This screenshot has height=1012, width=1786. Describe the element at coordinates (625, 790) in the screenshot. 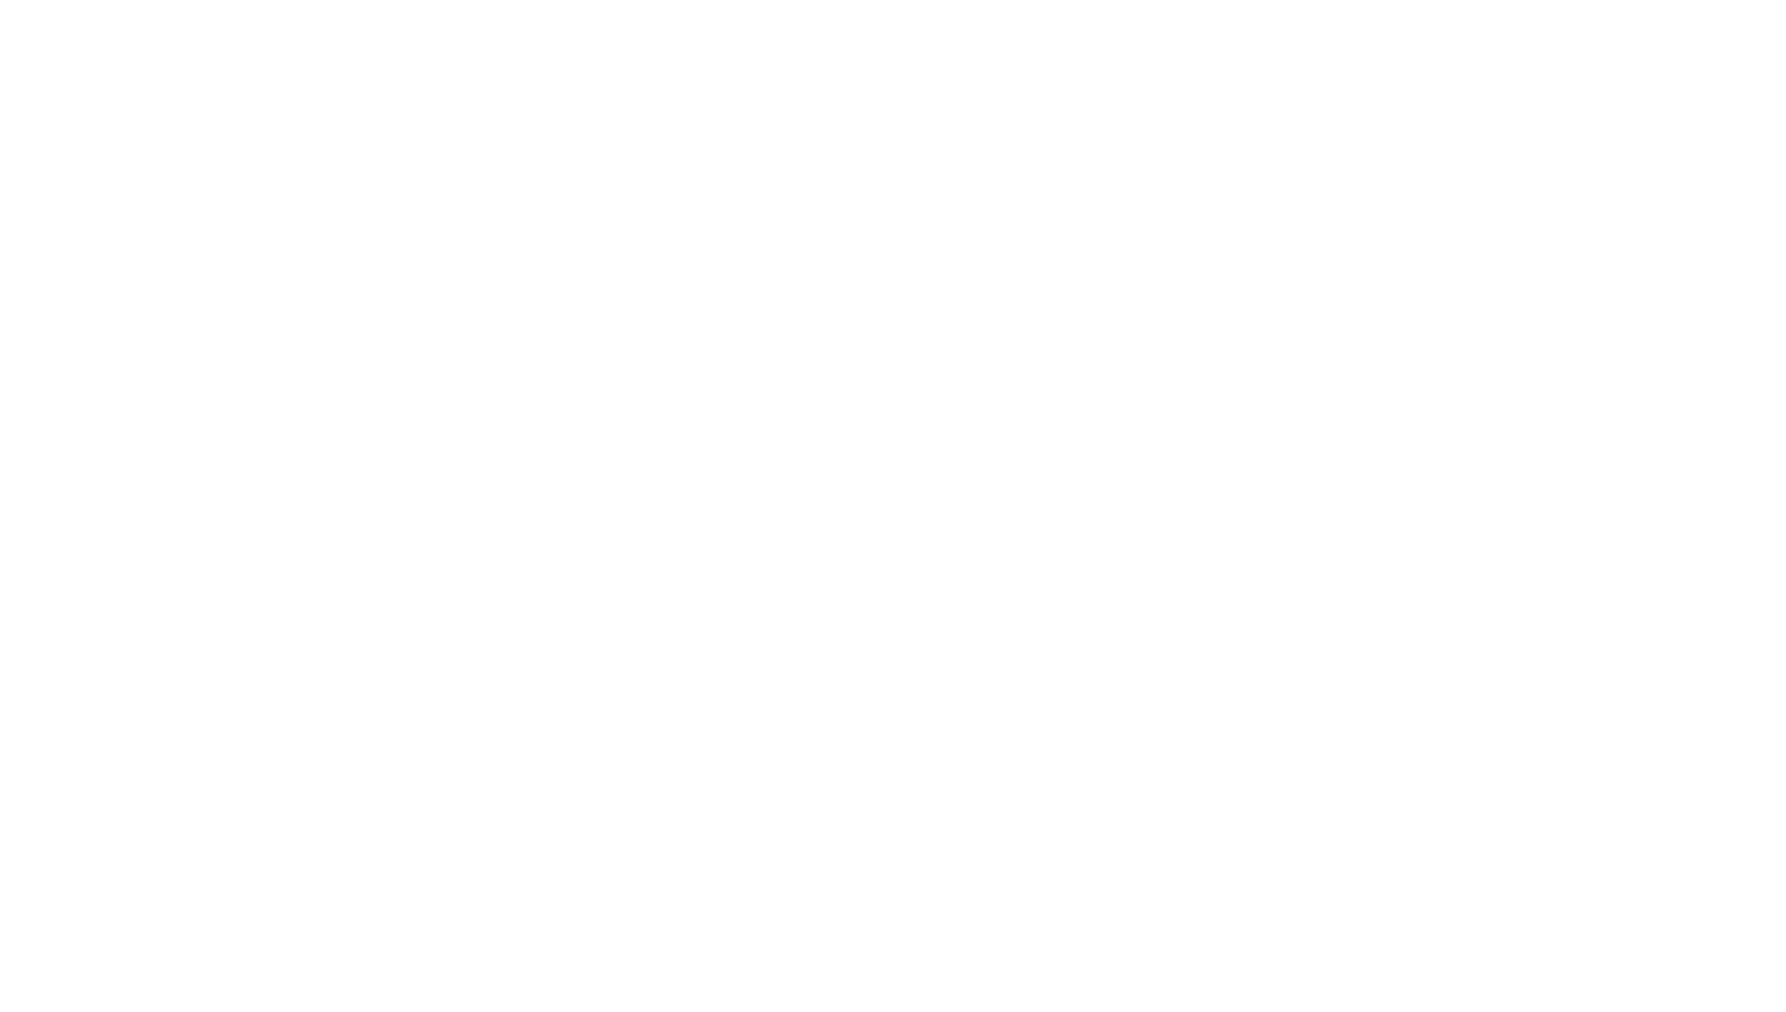

I see `'Business'` at that location.